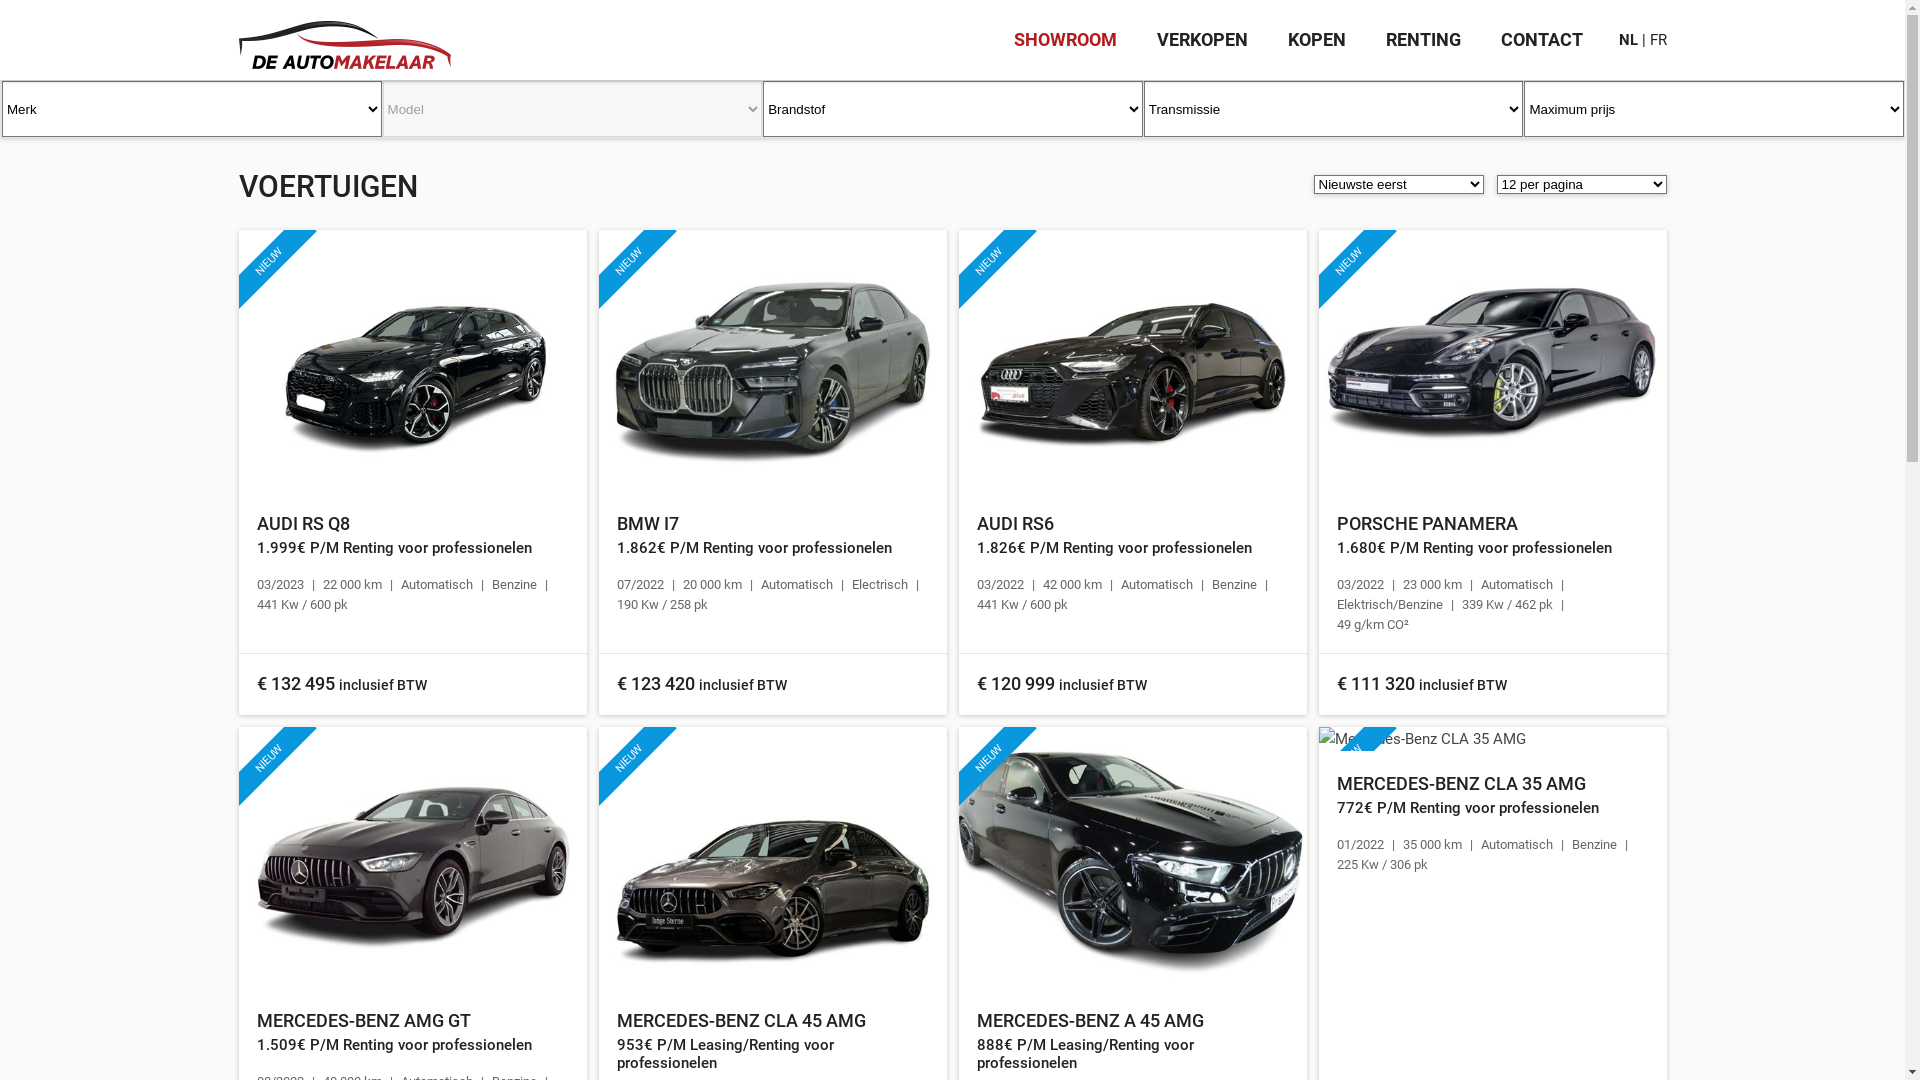 The image size is (1920, 1080). Describe the element at coordinates (1385, 39) in the screenshot. I see `'RENTING'` at that location.